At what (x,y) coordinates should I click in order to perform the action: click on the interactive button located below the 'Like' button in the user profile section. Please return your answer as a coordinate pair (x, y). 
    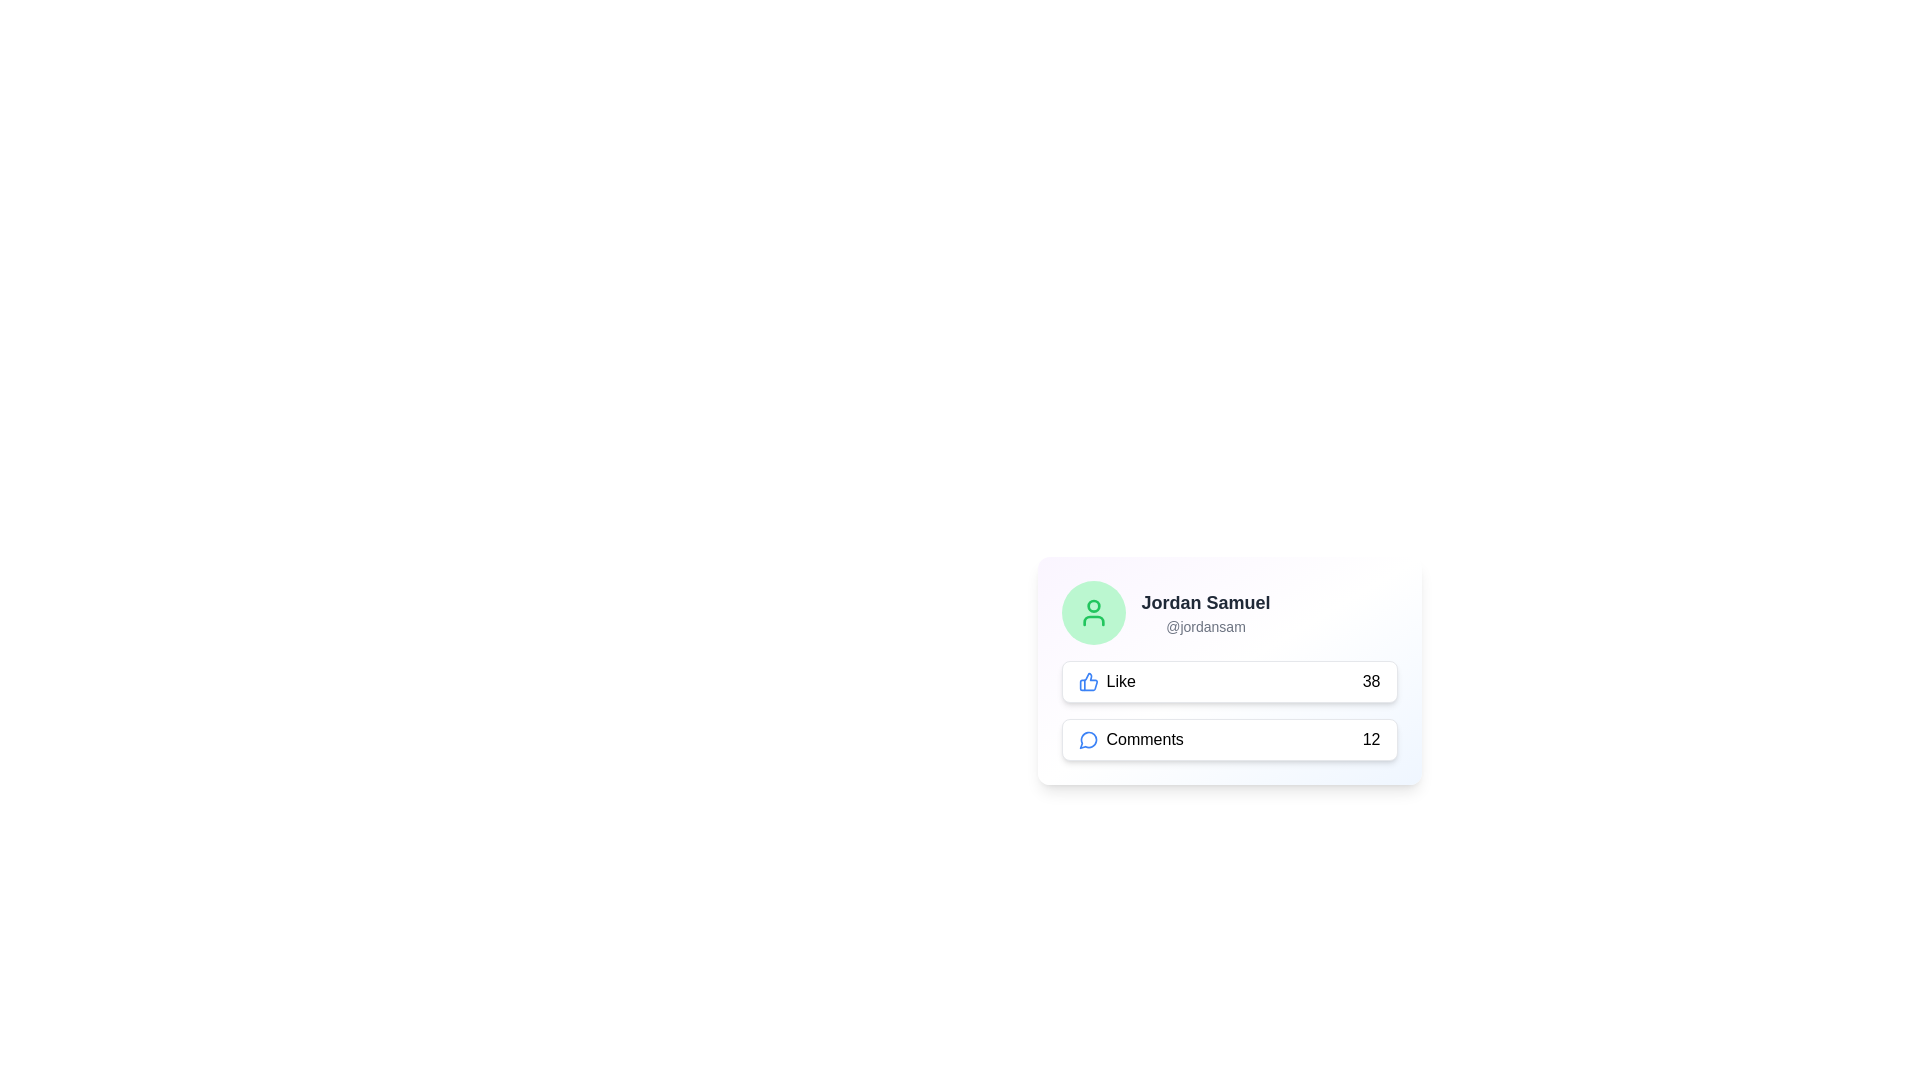
    Looking at the image, I should click on (1228, 740).